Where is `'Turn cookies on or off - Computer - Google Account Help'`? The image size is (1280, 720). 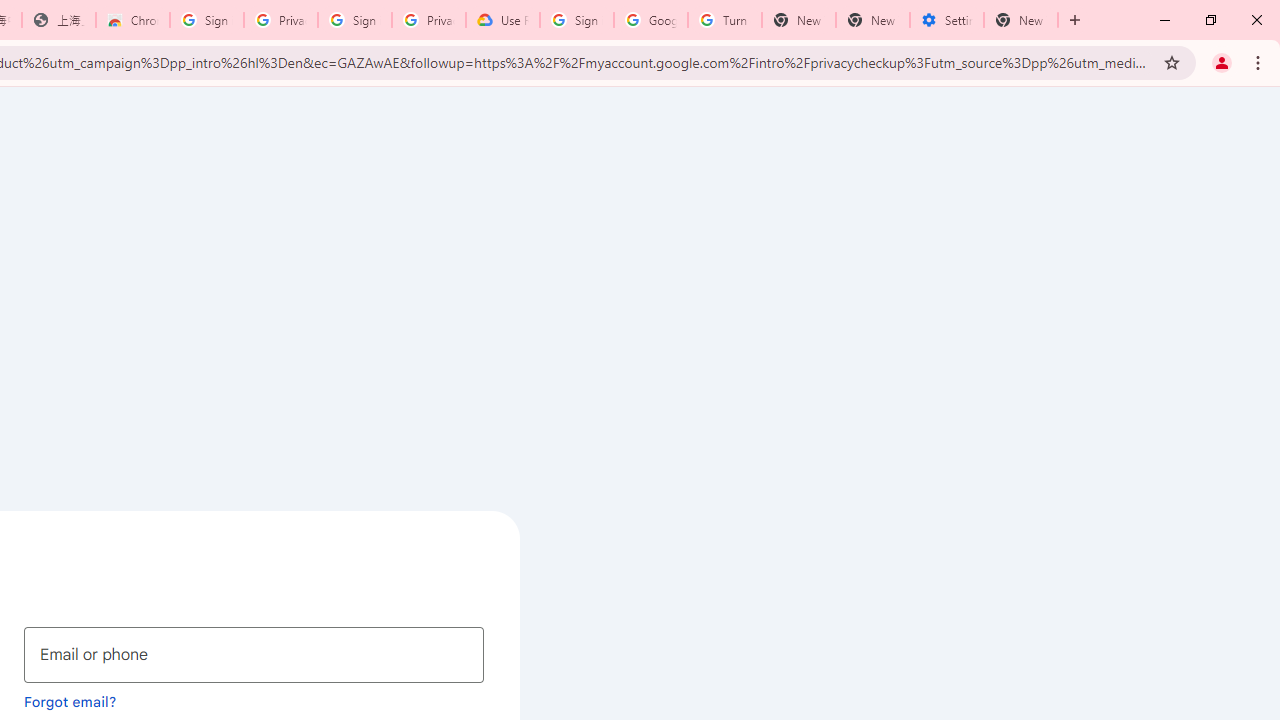
'Turn cookies on or off - Computer - Google Account Help' is located at coordinates (723, 20).